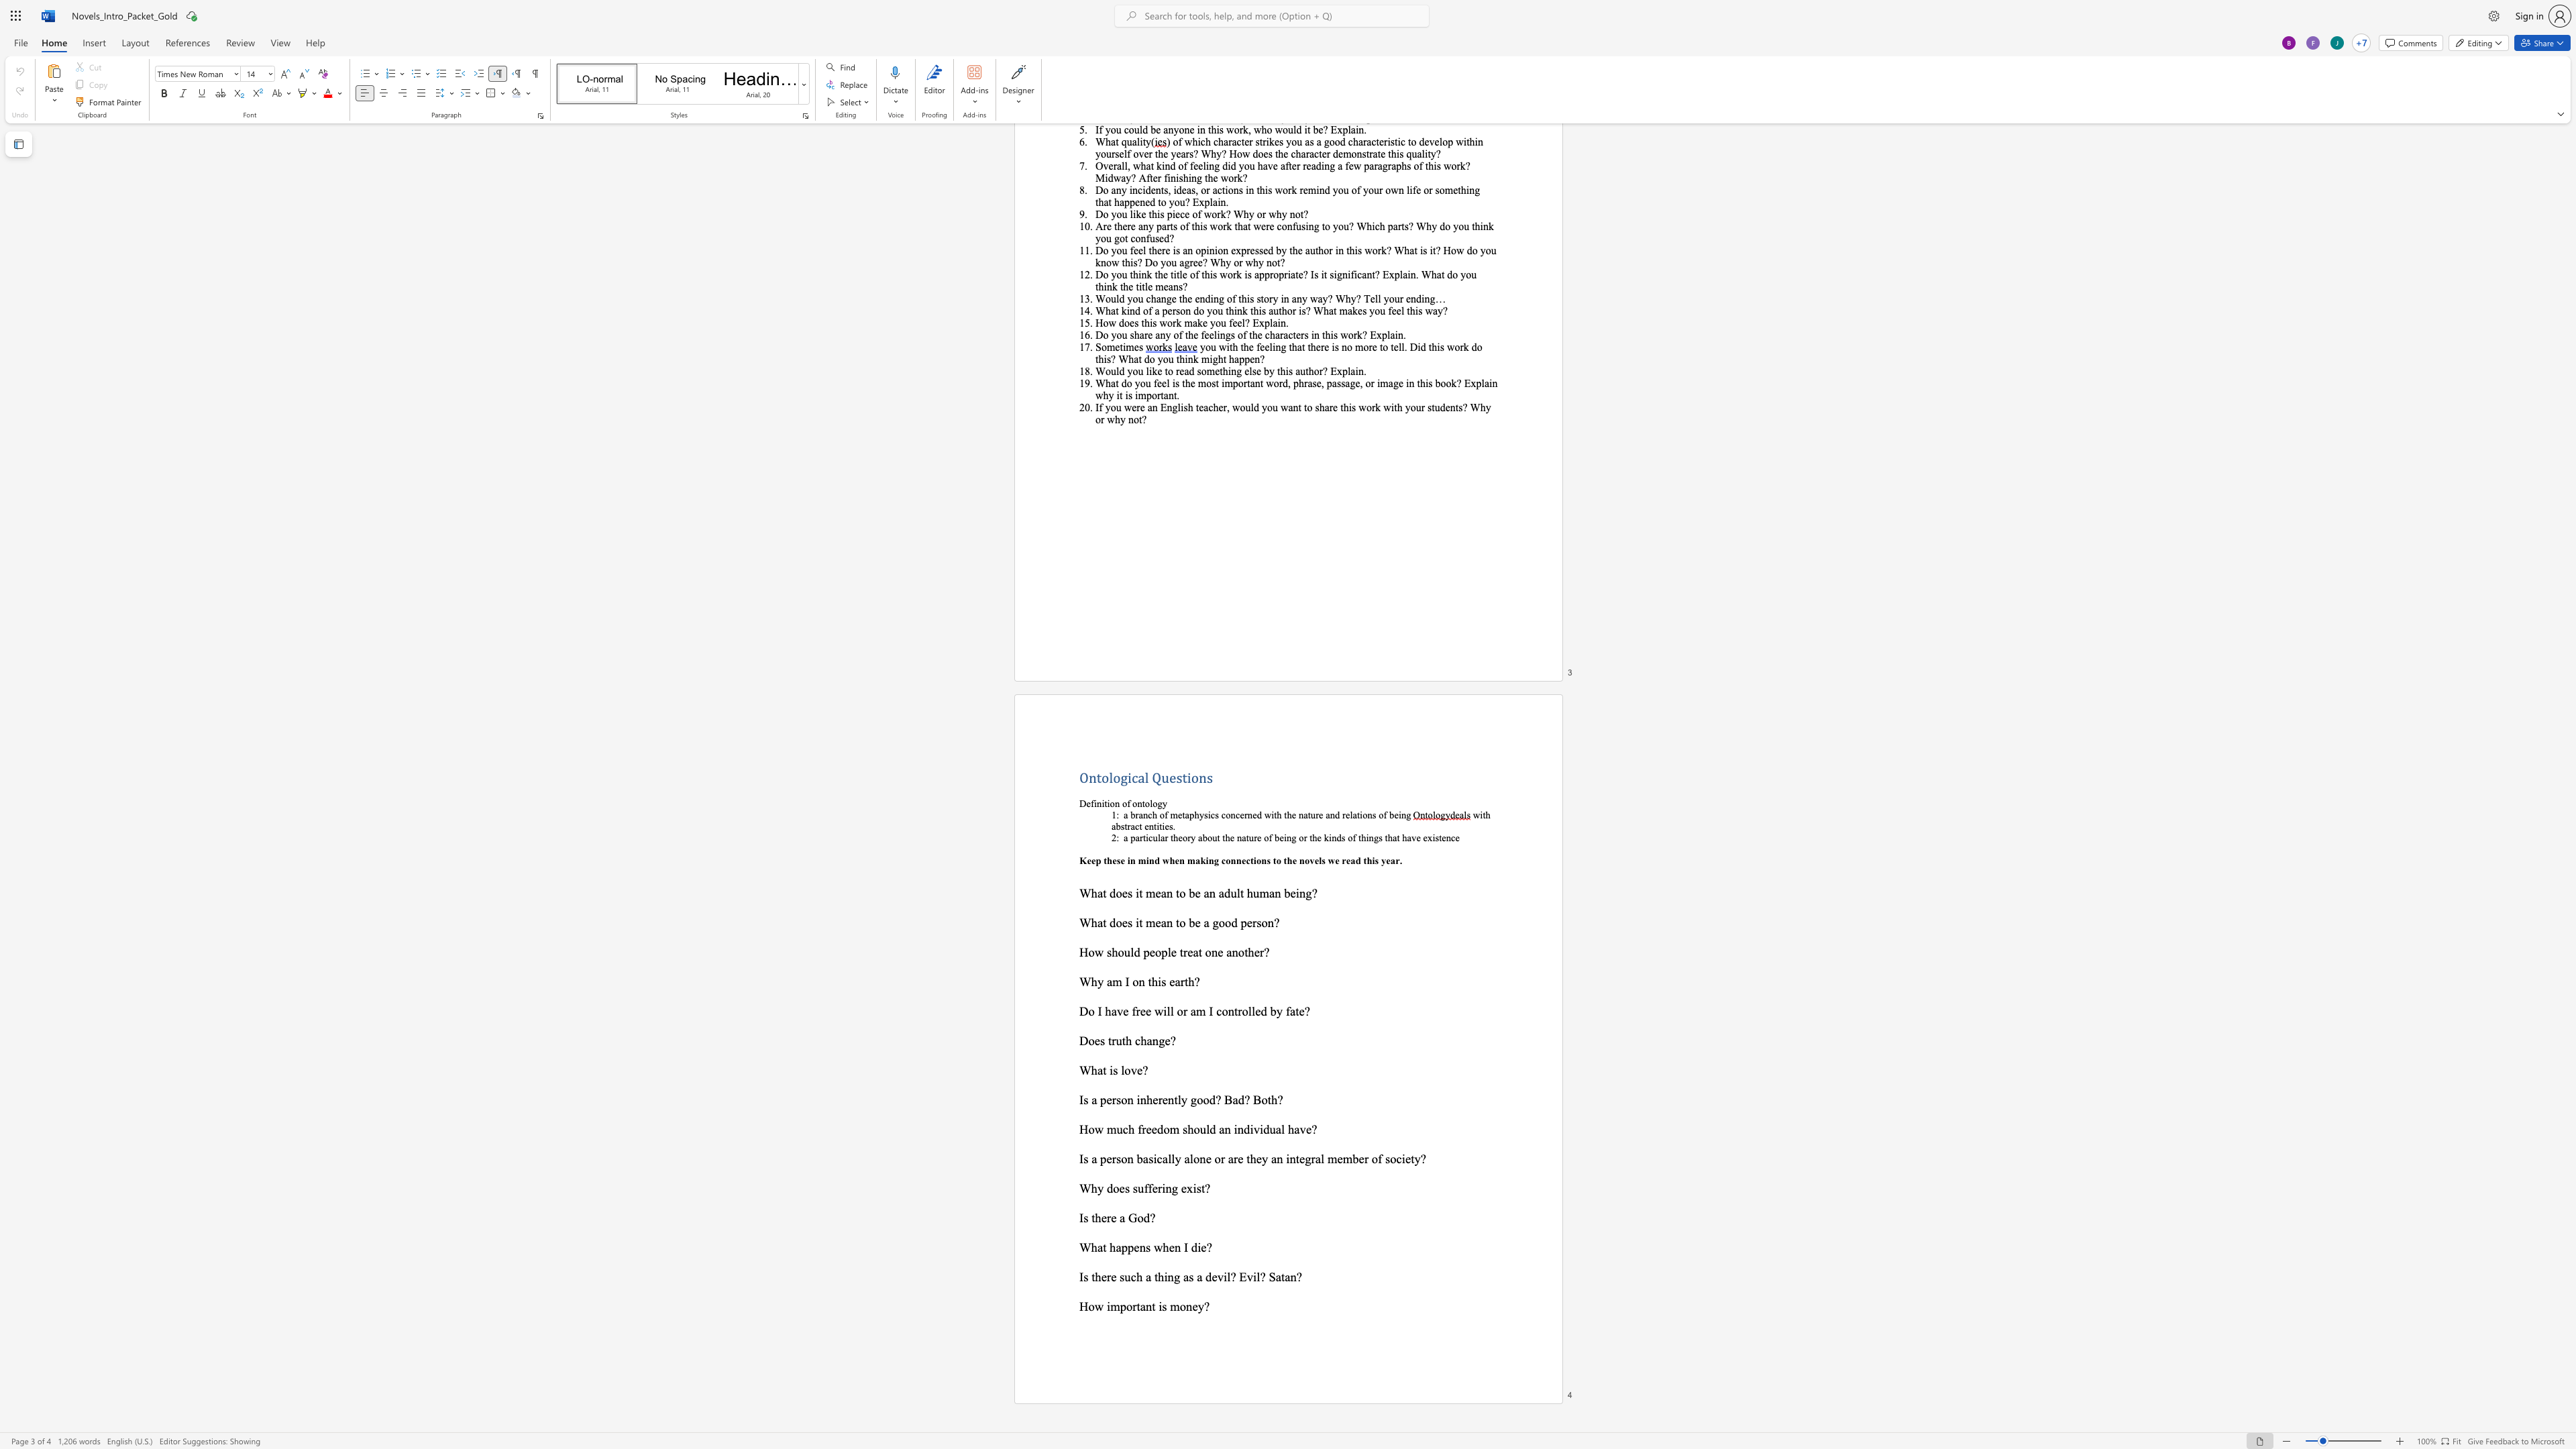 This screenshot has height=1449, width=2576. Describe the element at coordinates (1102, 1069) in the screenshot. I see `the space between the continuous character "a" and "t" in the text` at that location.